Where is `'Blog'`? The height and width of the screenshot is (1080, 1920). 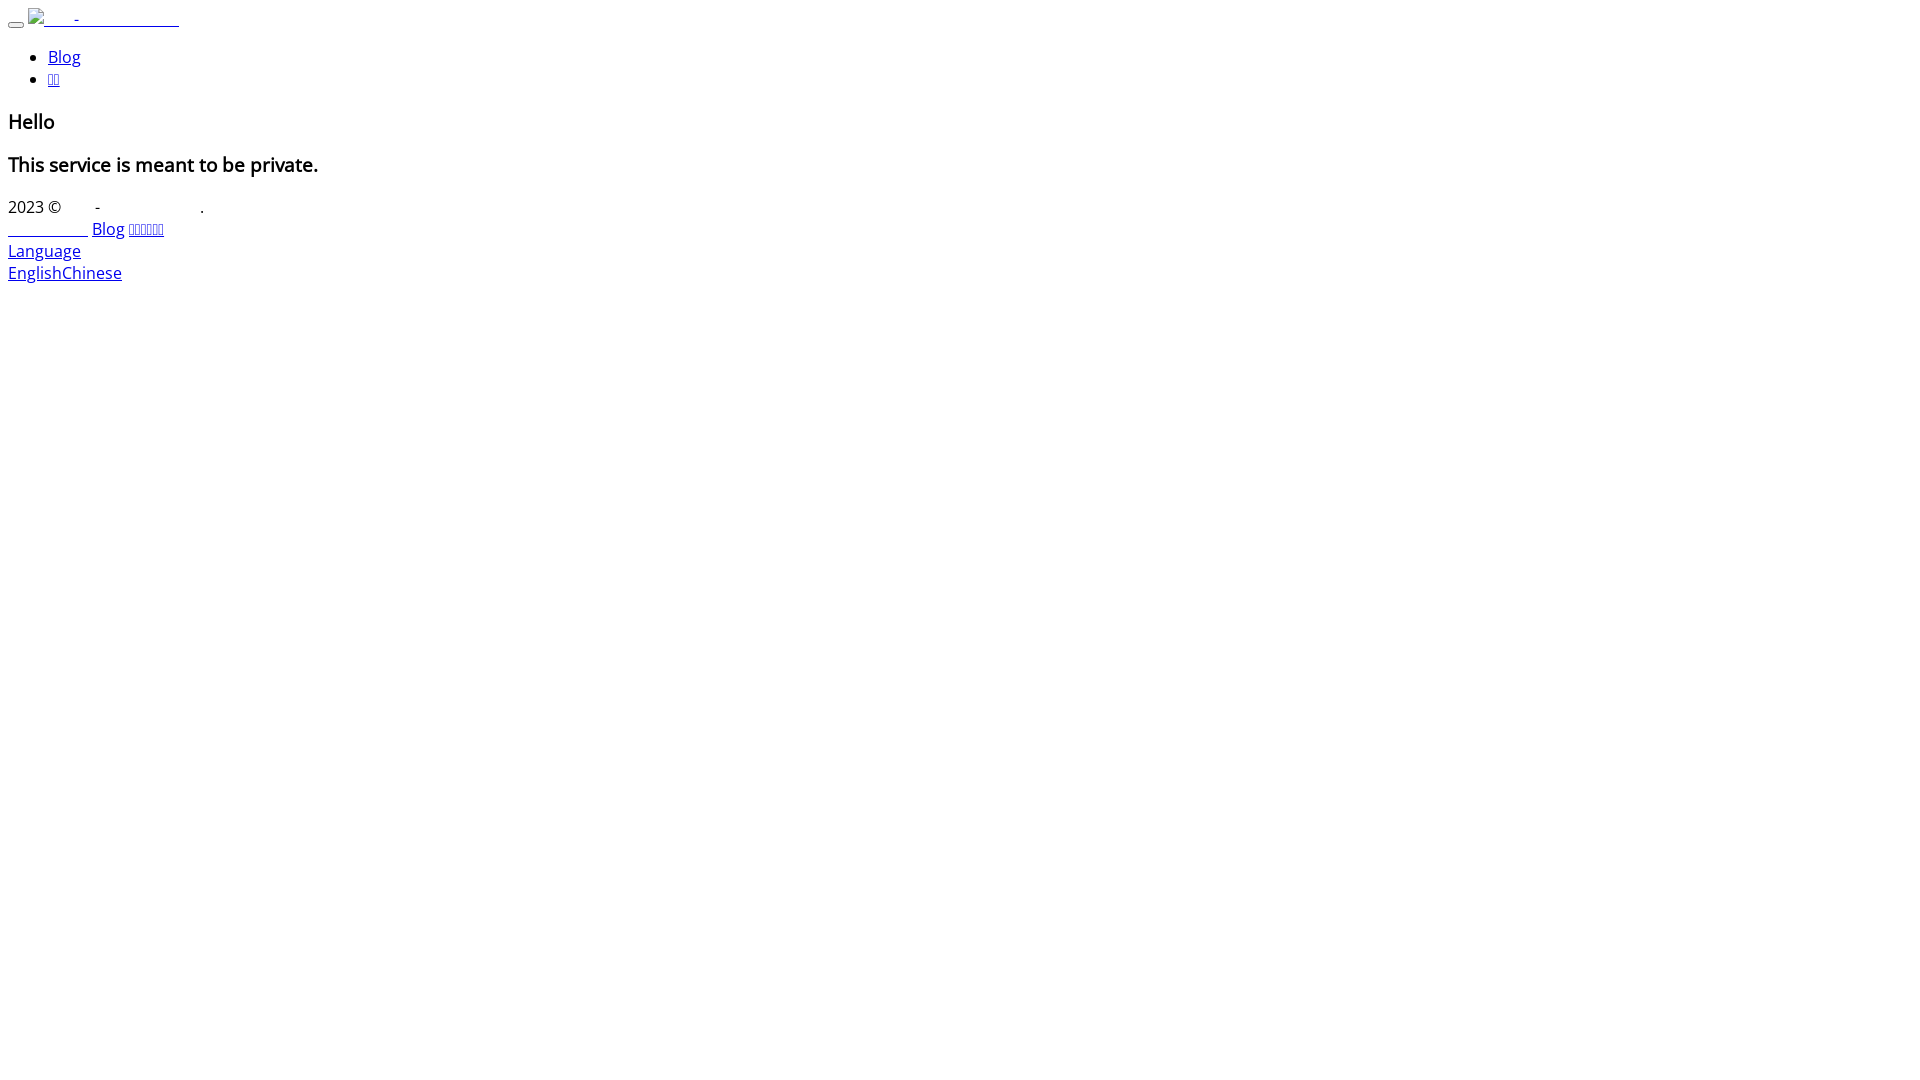
'Blog' is located at coordinates (64, 56).